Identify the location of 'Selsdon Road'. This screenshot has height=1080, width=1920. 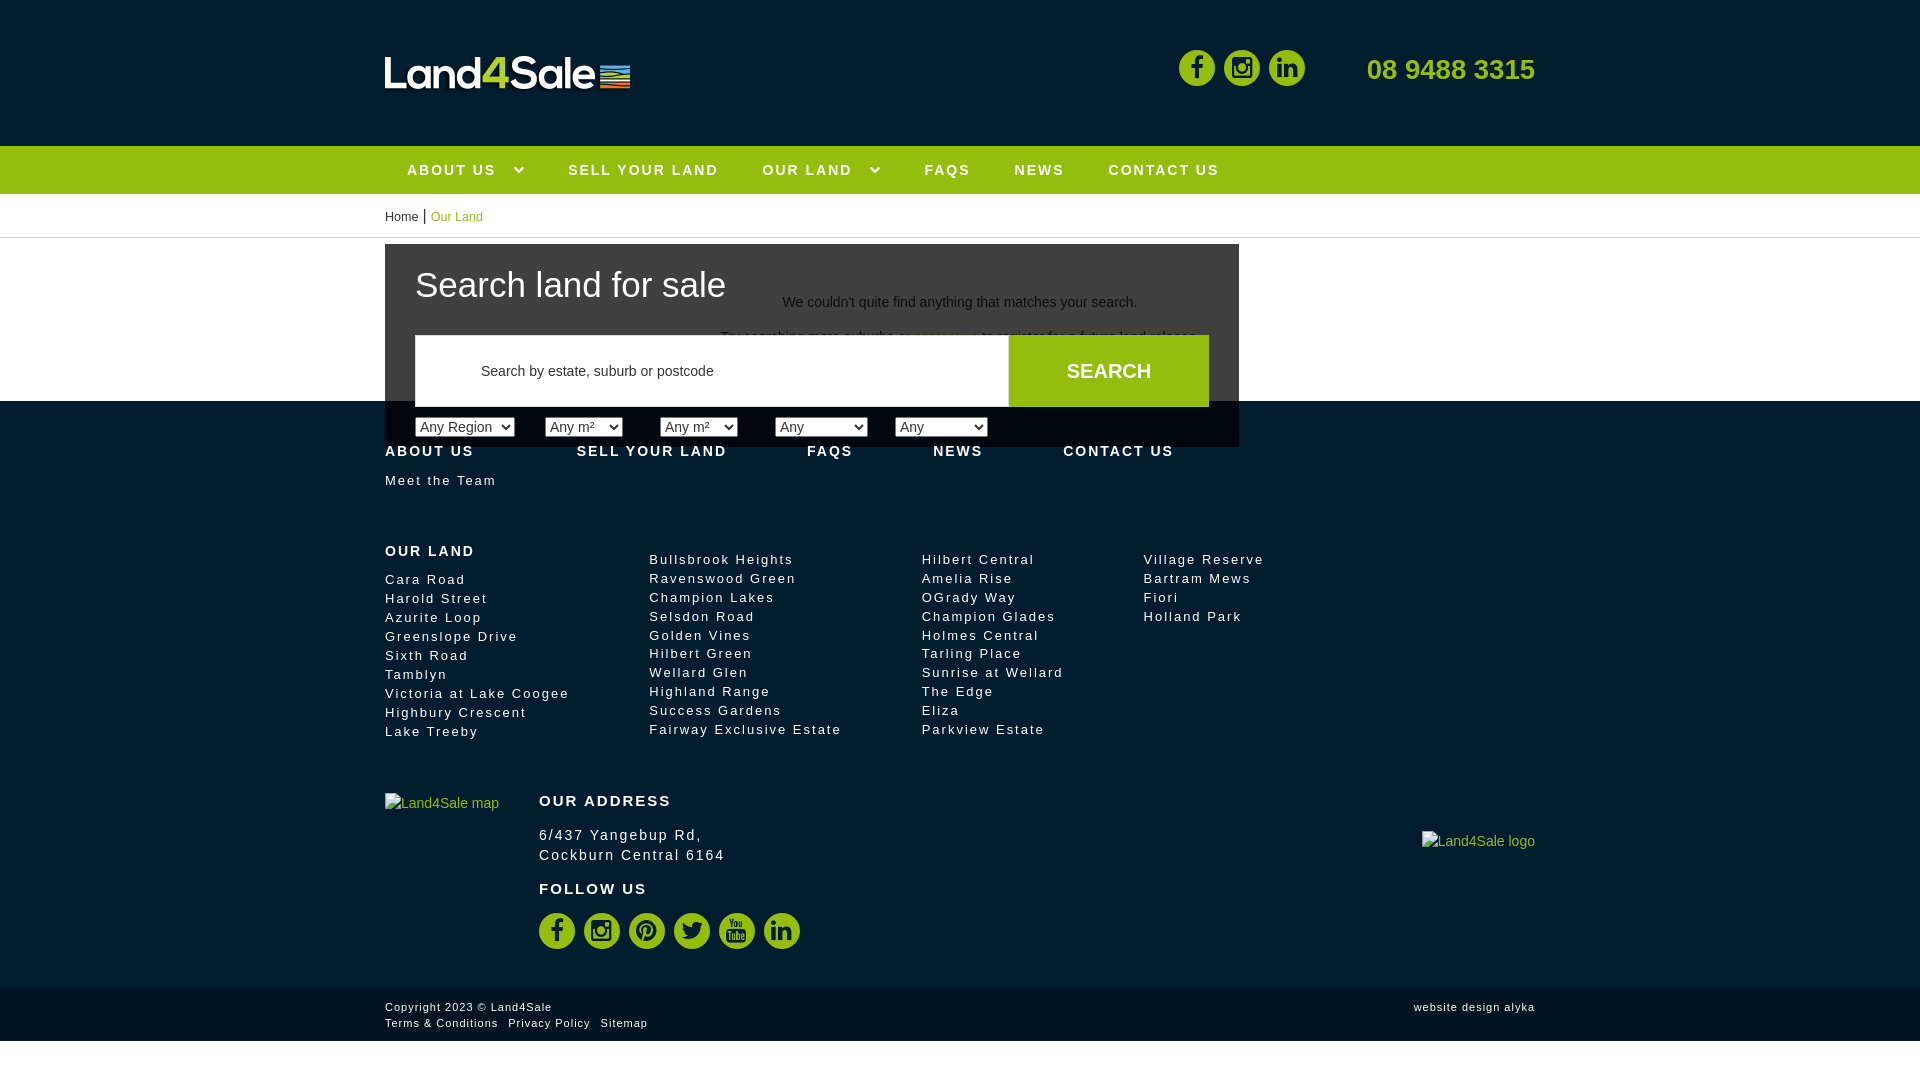
(701, 615).